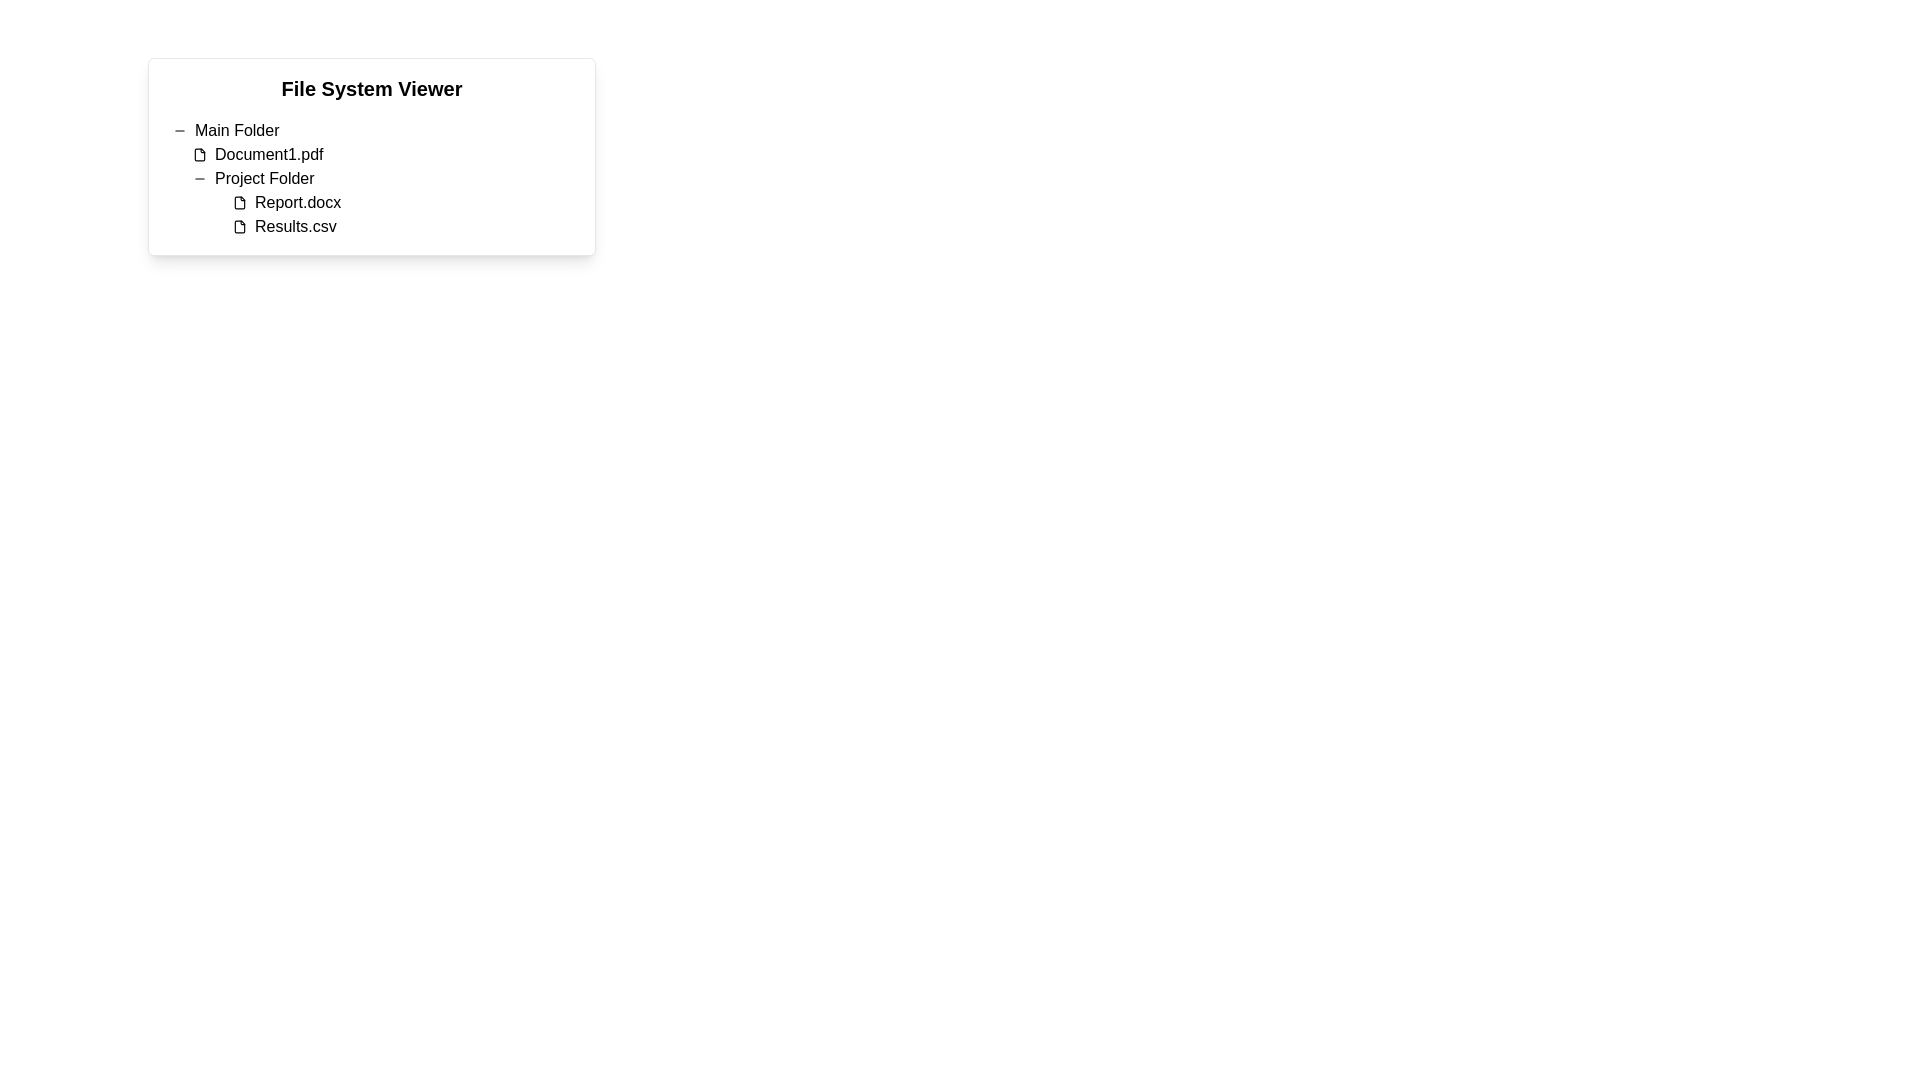 The height and width of the screenshot is (1080, 1920). I want to click on the file icon representing 'Report.docx' located under 'Project Folder', so click(240, 203).